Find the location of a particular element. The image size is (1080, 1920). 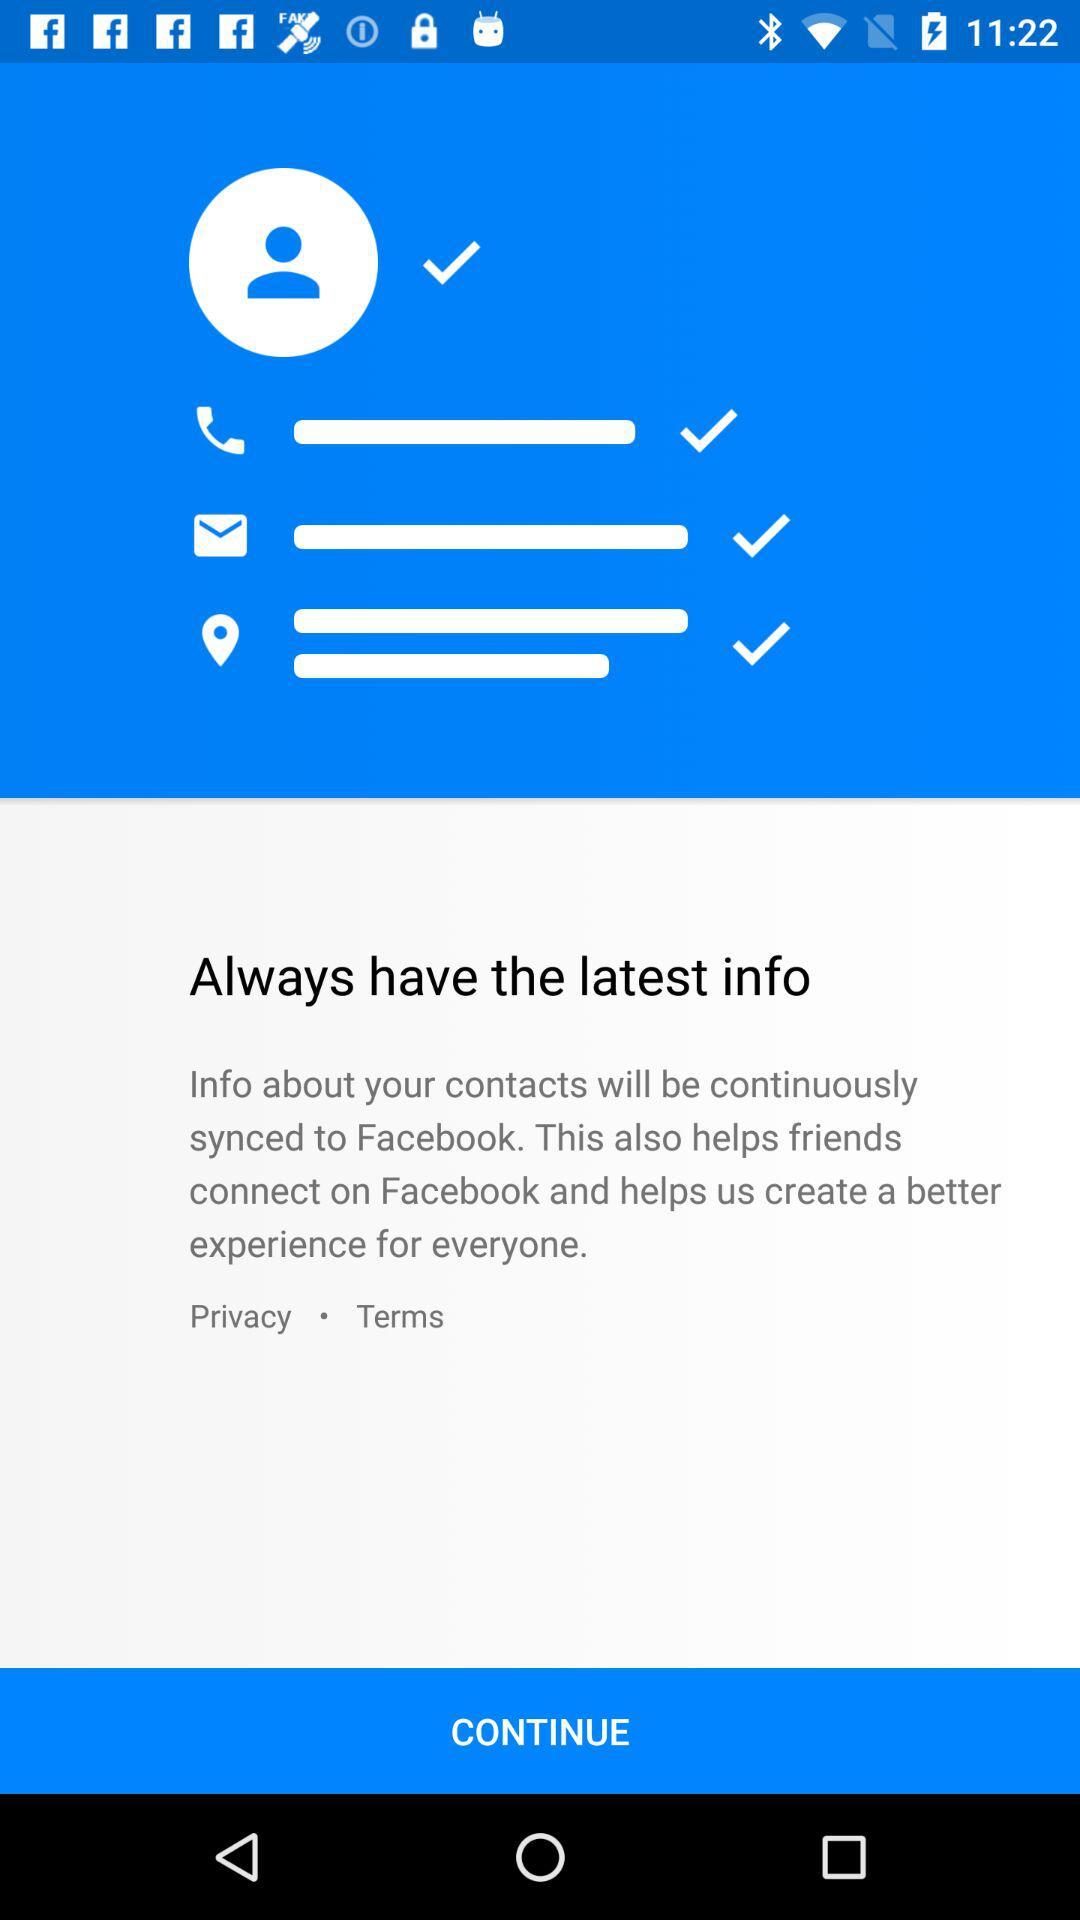

icon above the continue is located at coordinates (239, 1315).